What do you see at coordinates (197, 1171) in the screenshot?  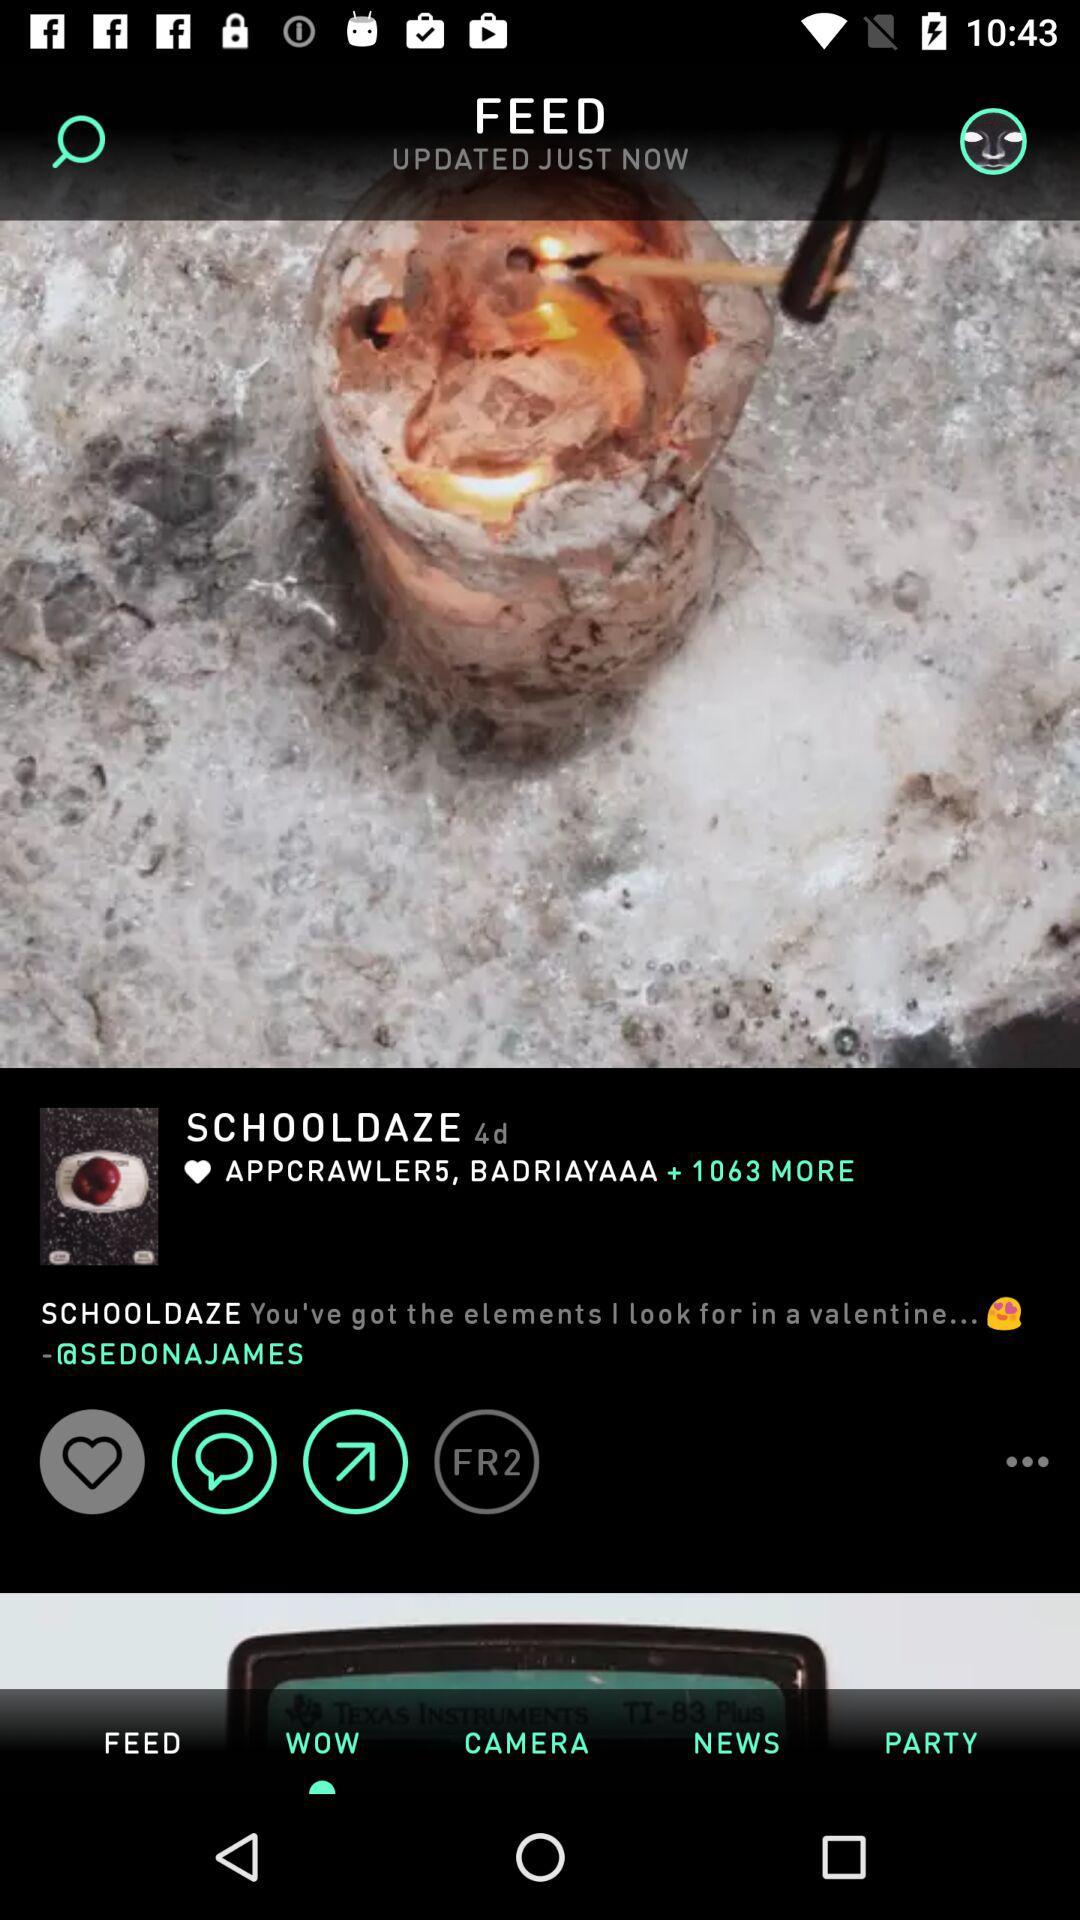 I see `the like button which is under the text schooldaze` at bounding box center [197, 1171].